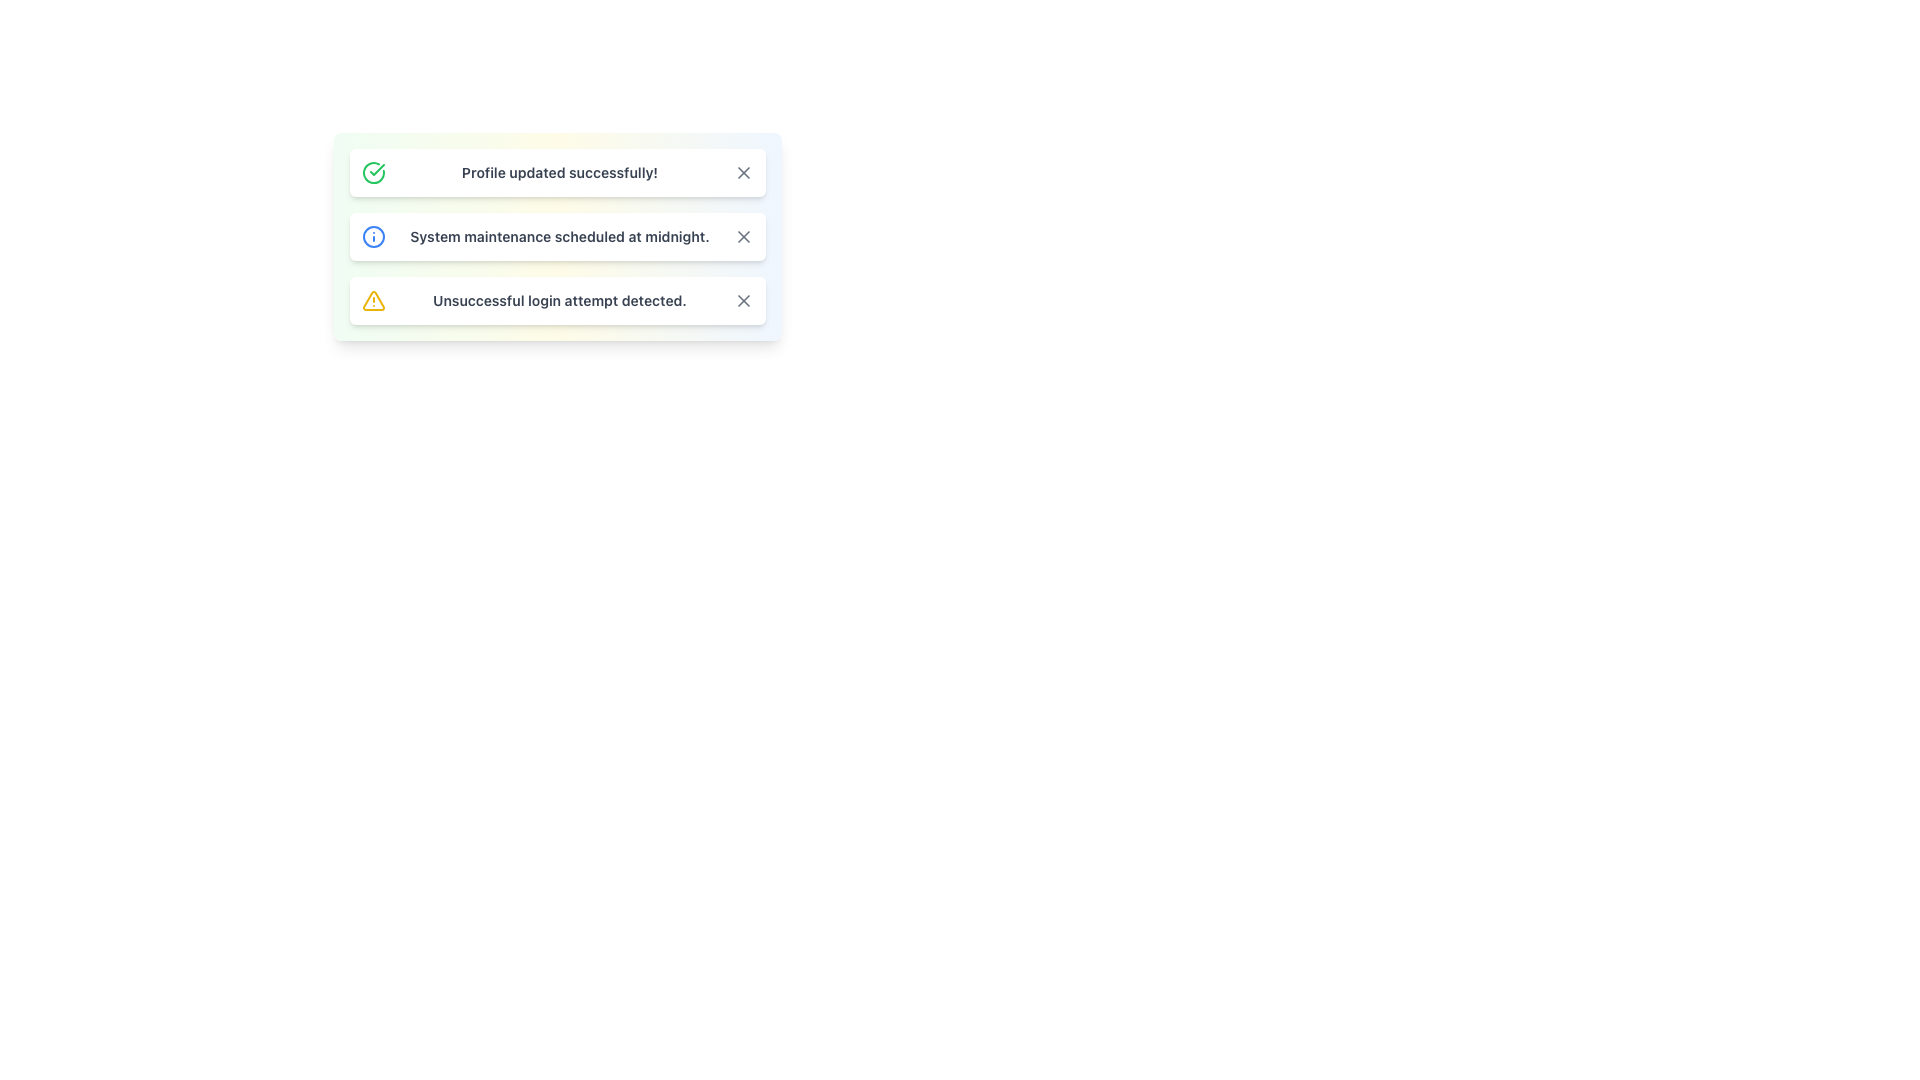 This screenshot has height=1080, width=1920. I want to click on the small gray X icon located at the top-right corner of the success notification banner, so click(743, 172).